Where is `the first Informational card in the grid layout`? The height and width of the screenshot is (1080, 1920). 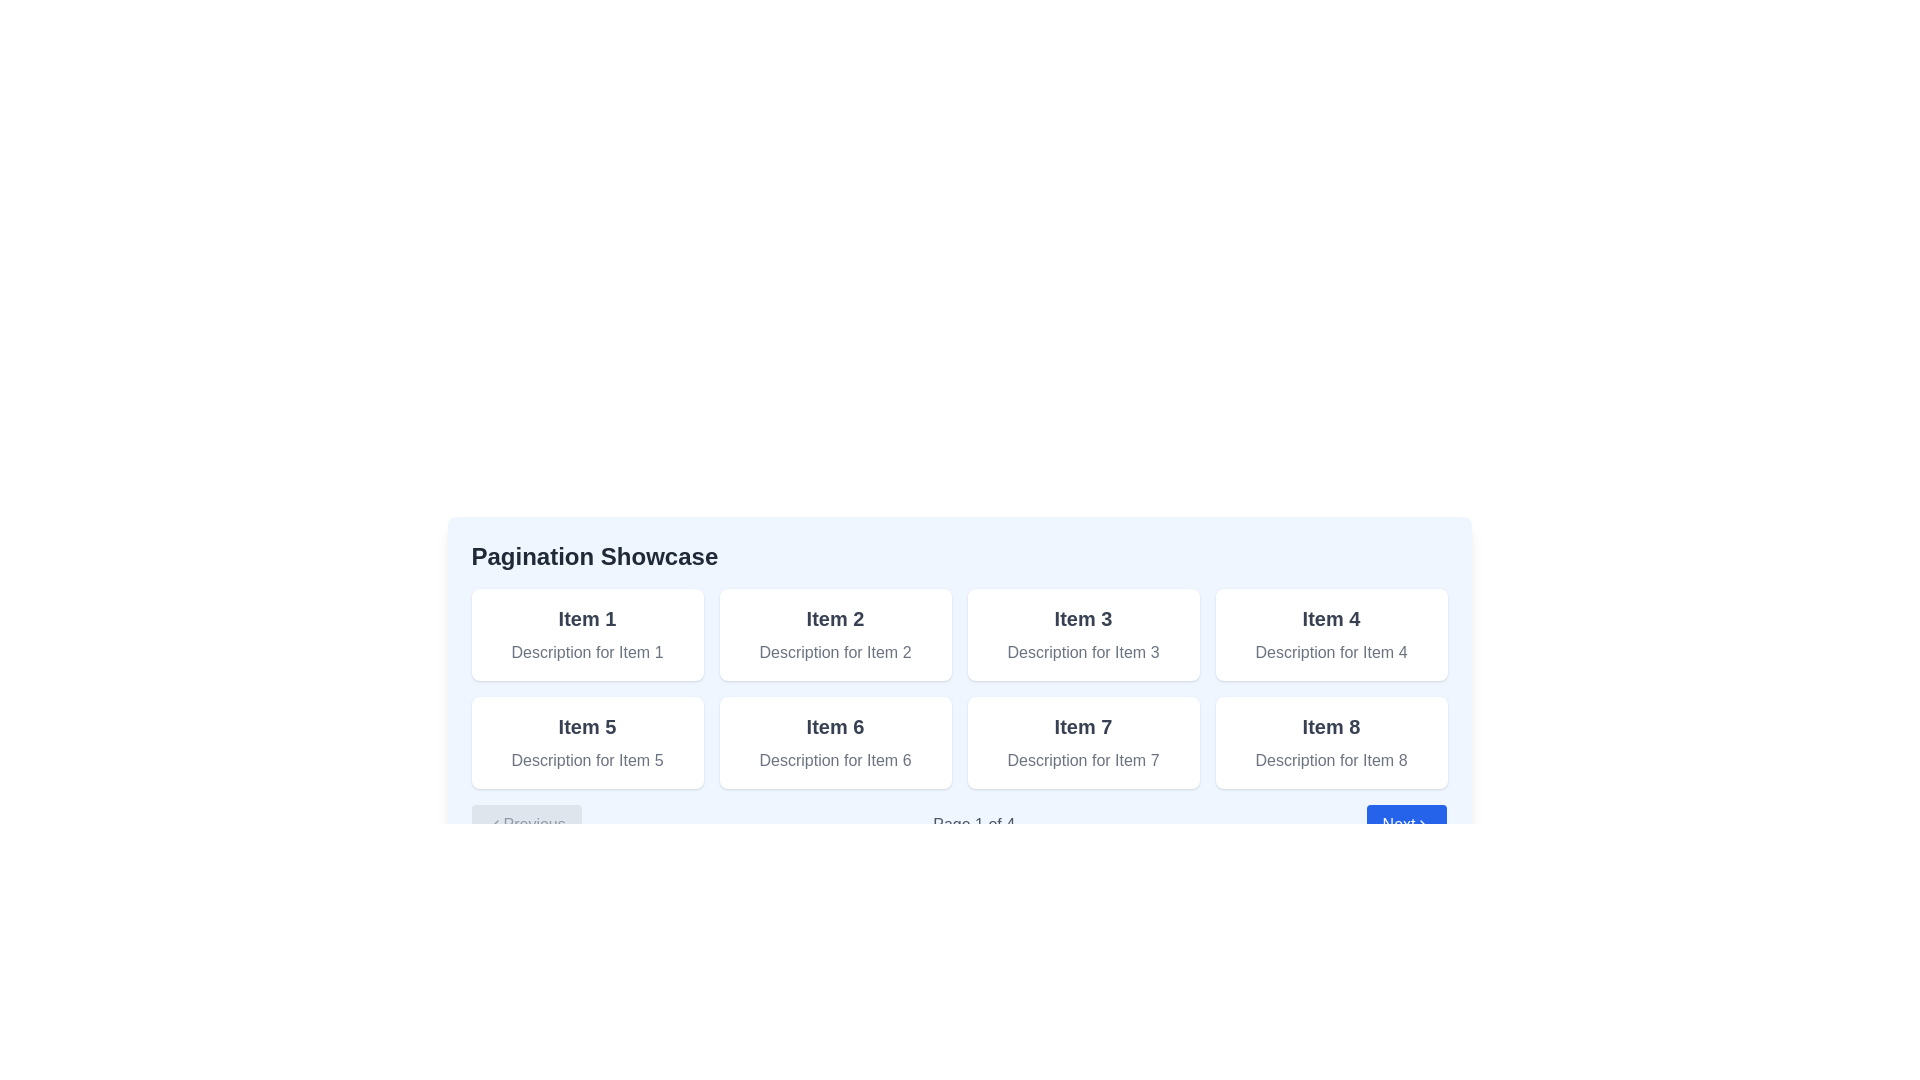 the first Informational card in the grid layout is located at coordinates (586, 635).